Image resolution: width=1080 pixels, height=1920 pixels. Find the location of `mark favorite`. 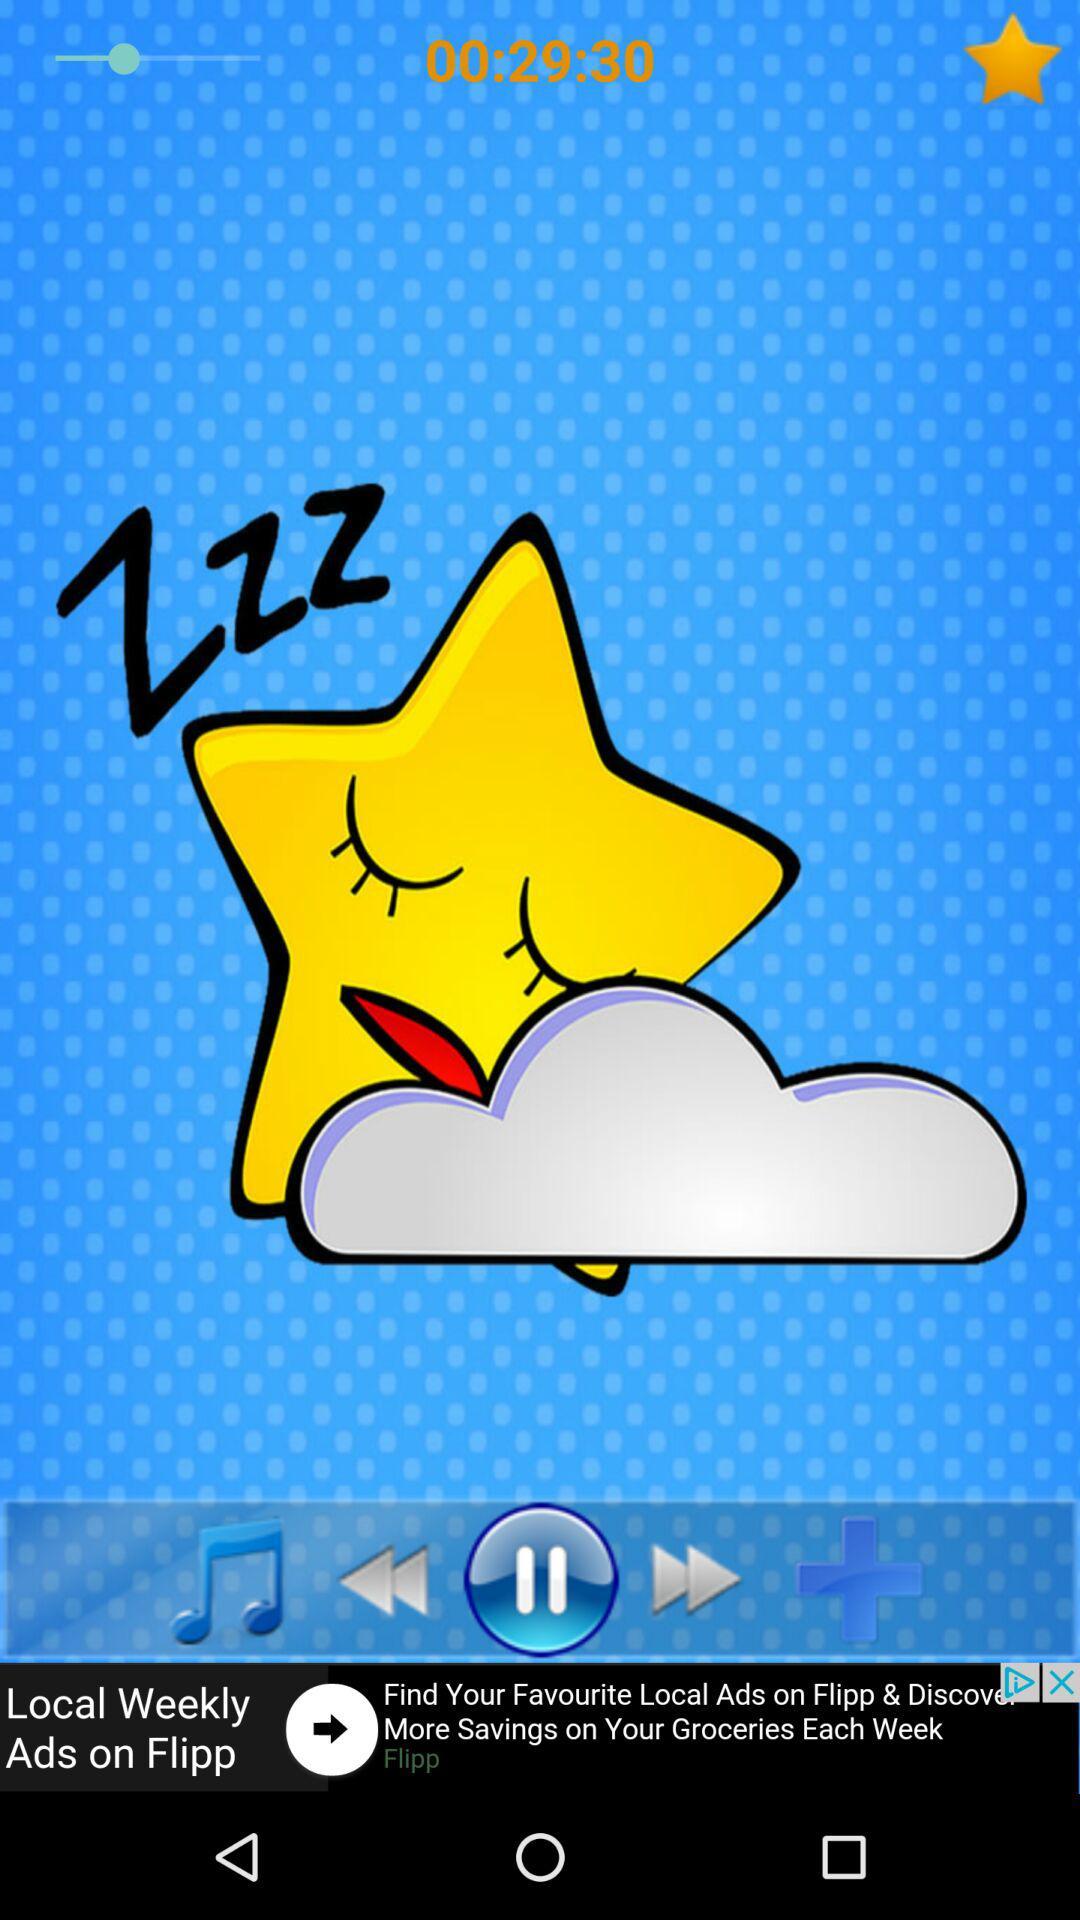

mark favorite is located at coordinates (1020, 59).